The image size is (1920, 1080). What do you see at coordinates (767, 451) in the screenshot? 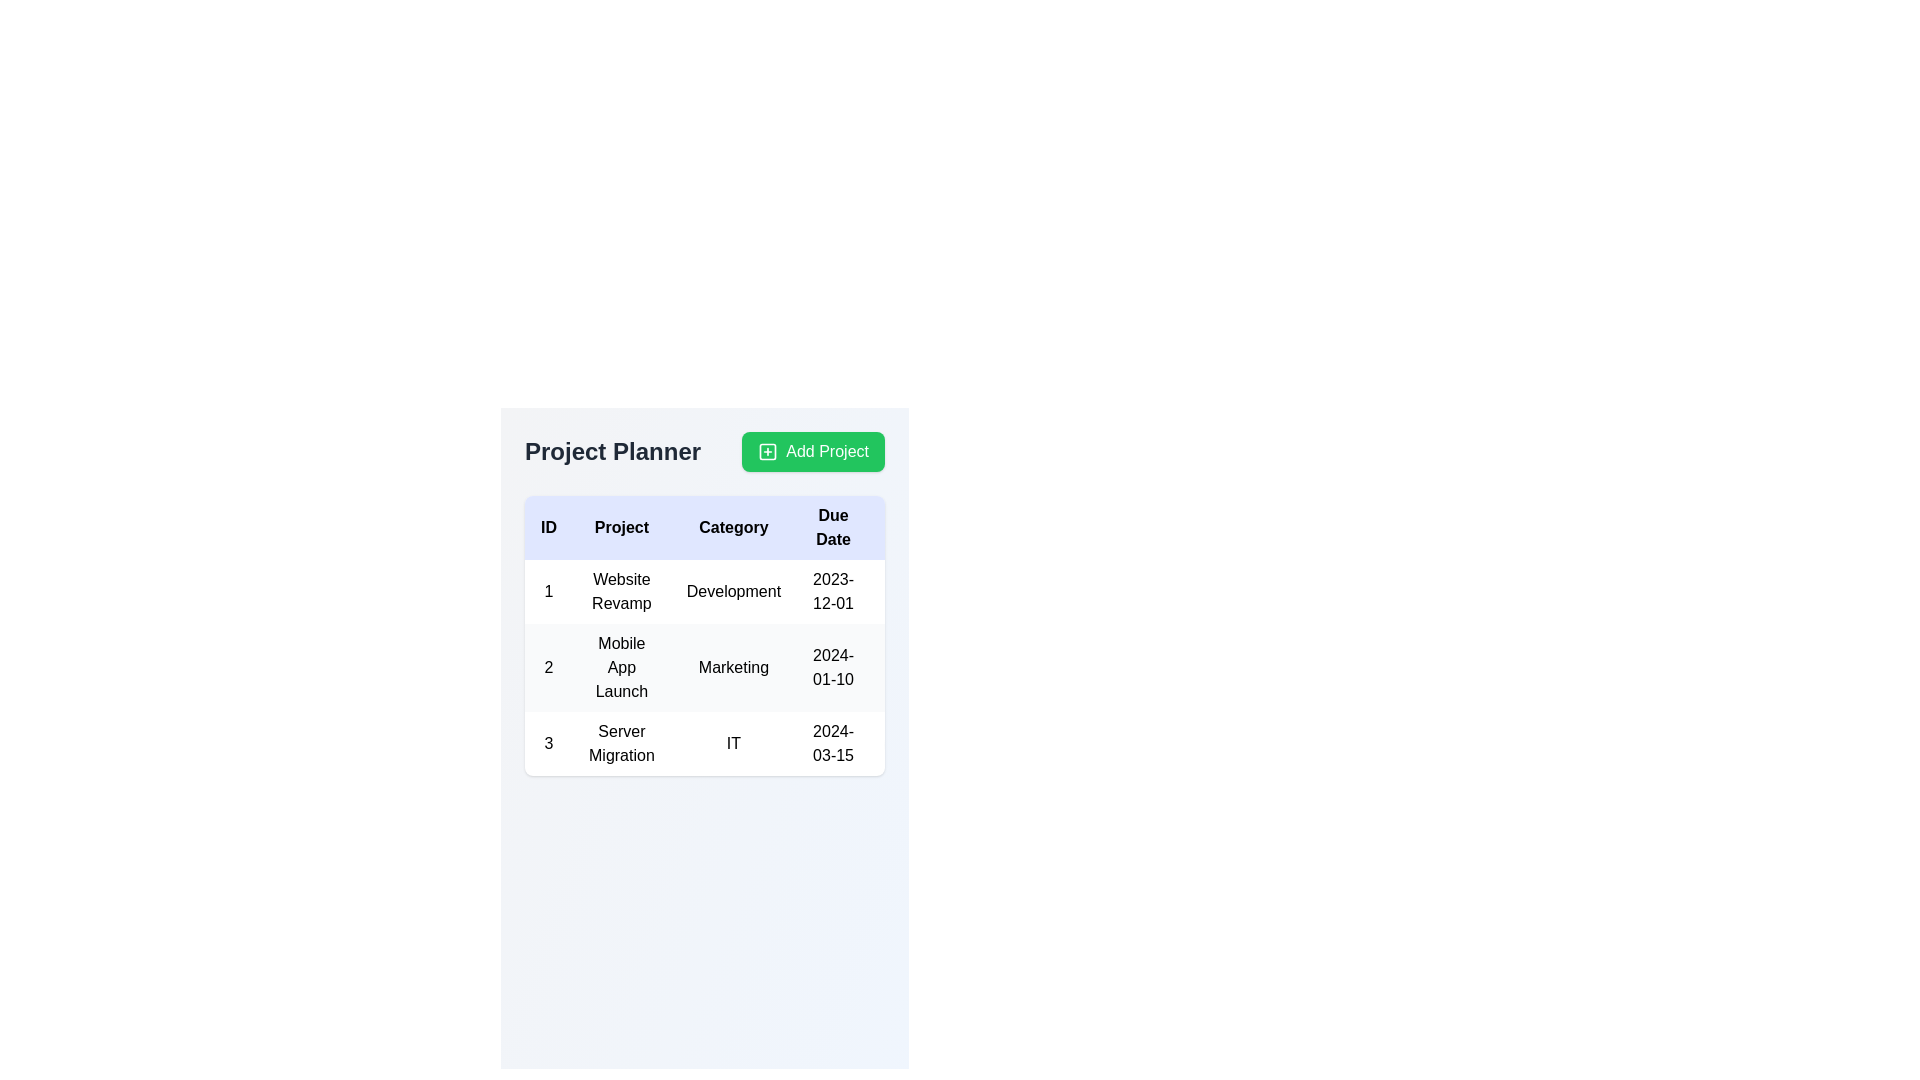
I see `the green square SVG icon with a plus sign in the center, located to the left of the 'Add Project' button in the project planner interface` at bounding box center [767, 451].